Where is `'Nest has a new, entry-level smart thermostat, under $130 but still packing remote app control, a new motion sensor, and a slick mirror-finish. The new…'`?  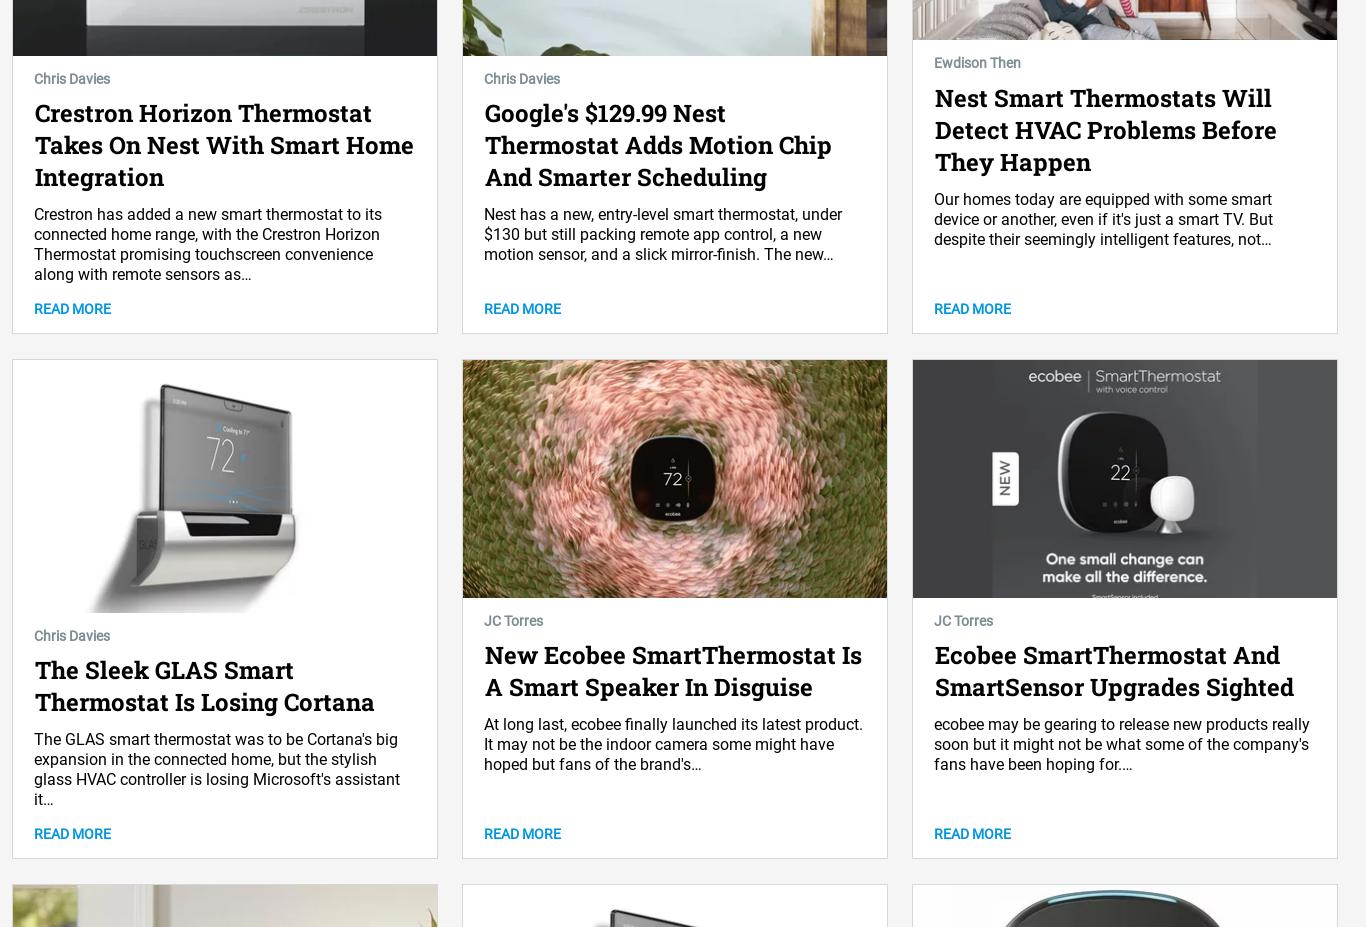 'Nest has a new, entry-level smart thermostat, under $130 but still packing remote app control, a new motion sensor, and a slick mirror-finish. The new…' is located at coordinates (662, 234).